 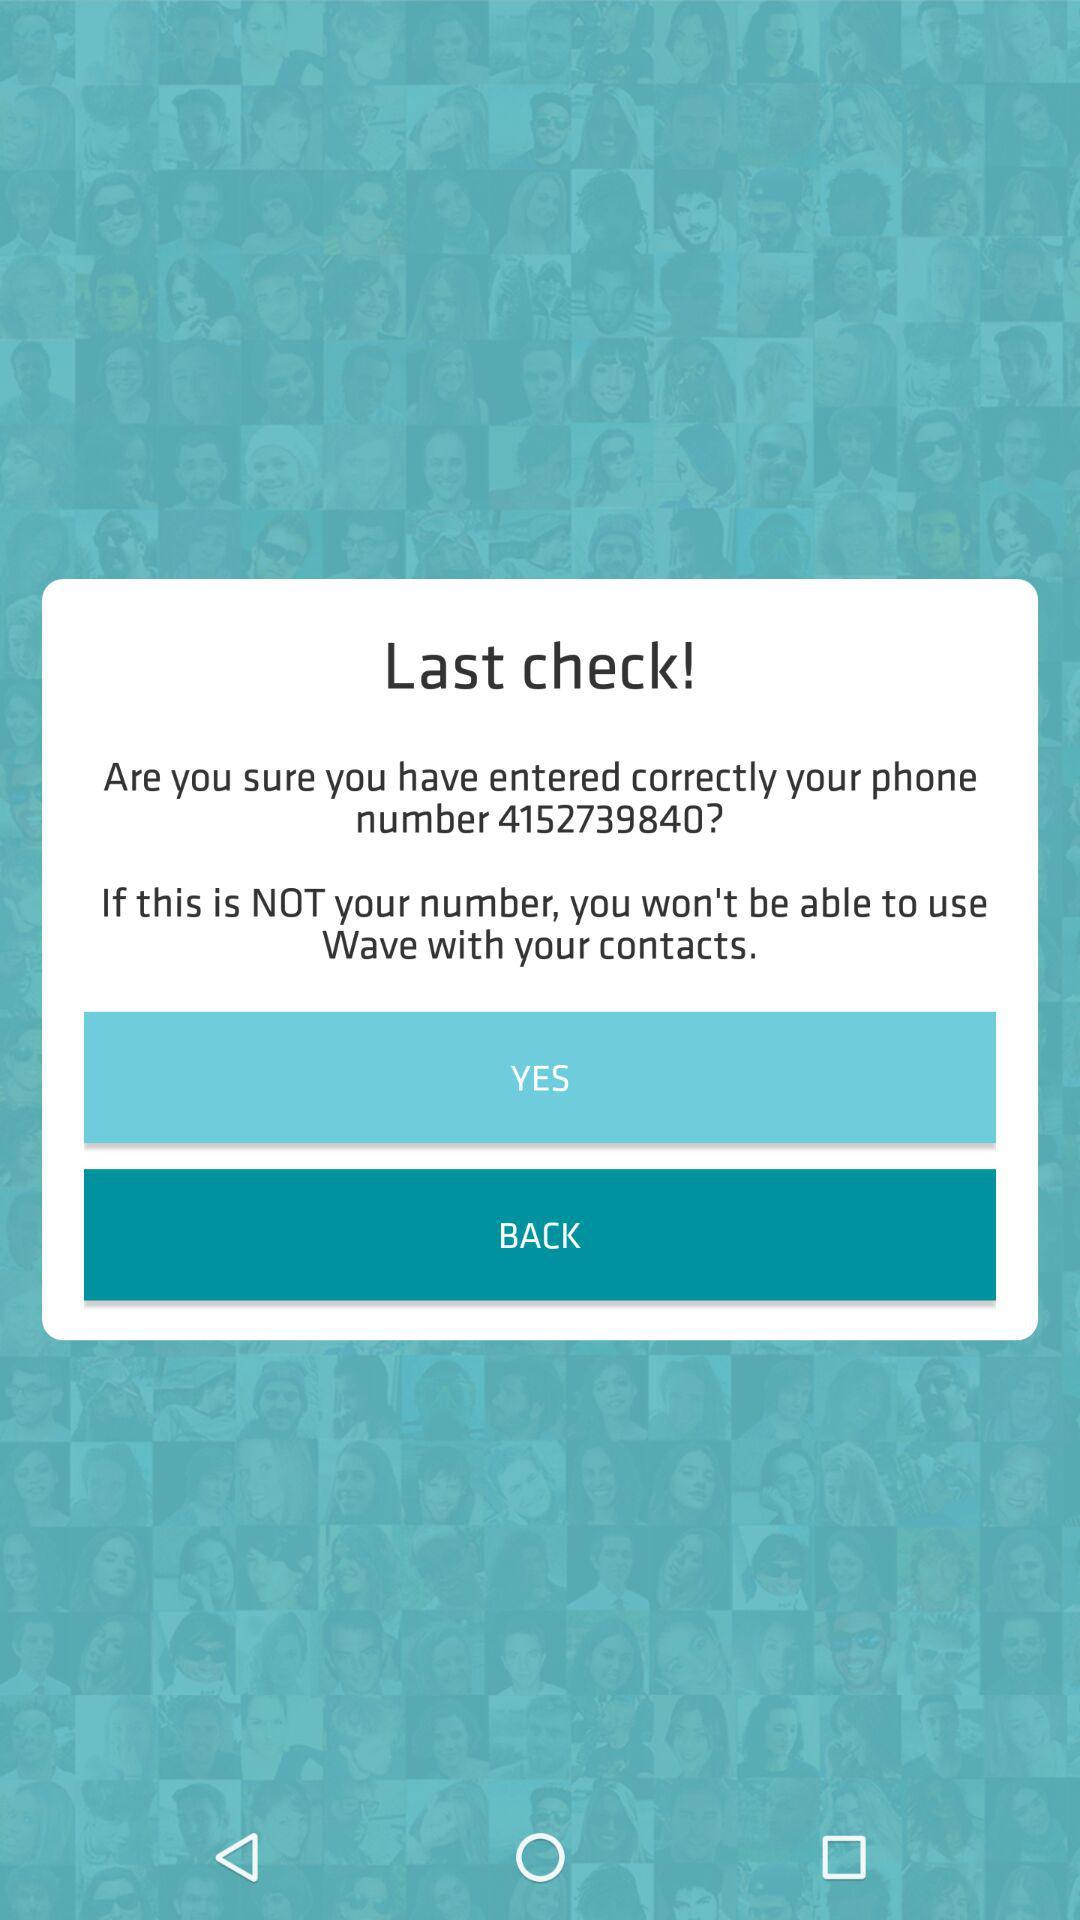 I want to click on the item below last check! item, so click(x=540, y=859).